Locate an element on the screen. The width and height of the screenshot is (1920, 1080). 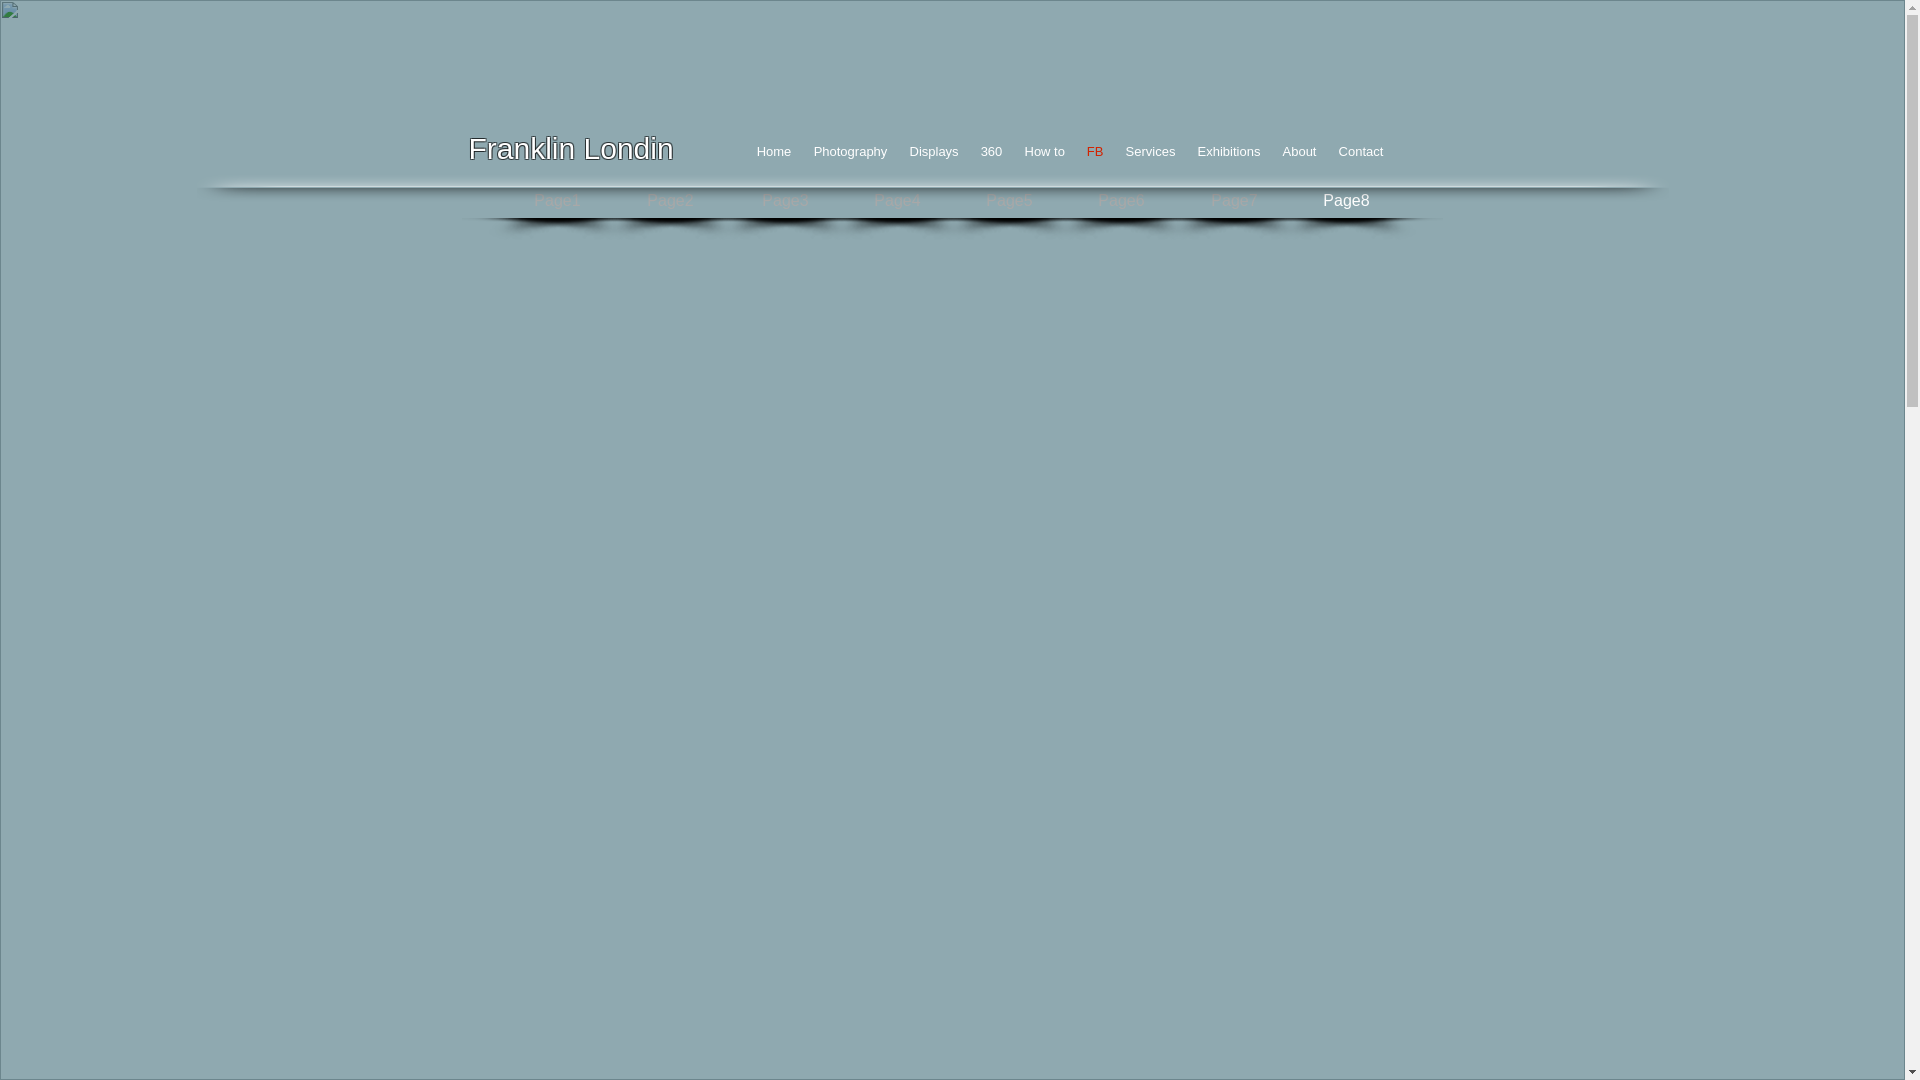
'FB' is located at coordinates (1094, 150).